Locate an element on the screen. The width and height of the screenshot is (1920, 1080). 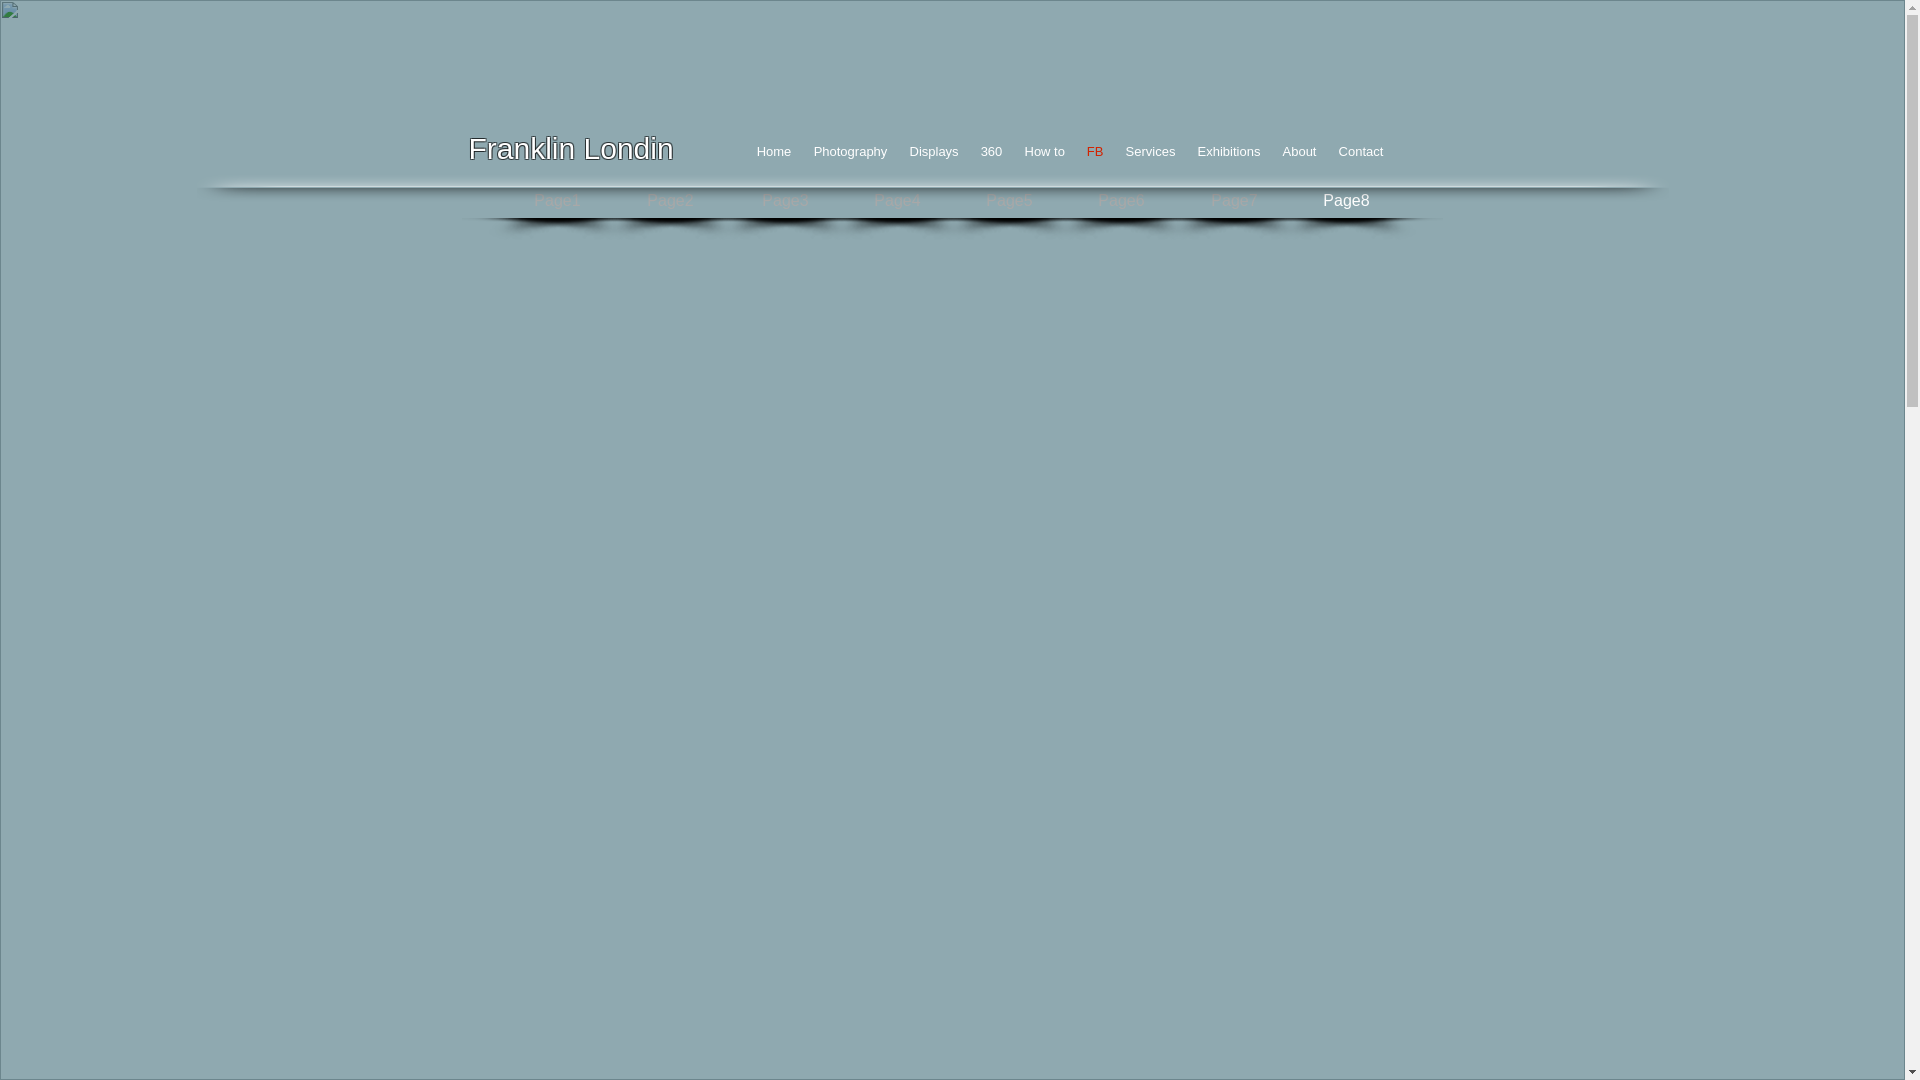
'FB' is located at coordinates (1094, 150).